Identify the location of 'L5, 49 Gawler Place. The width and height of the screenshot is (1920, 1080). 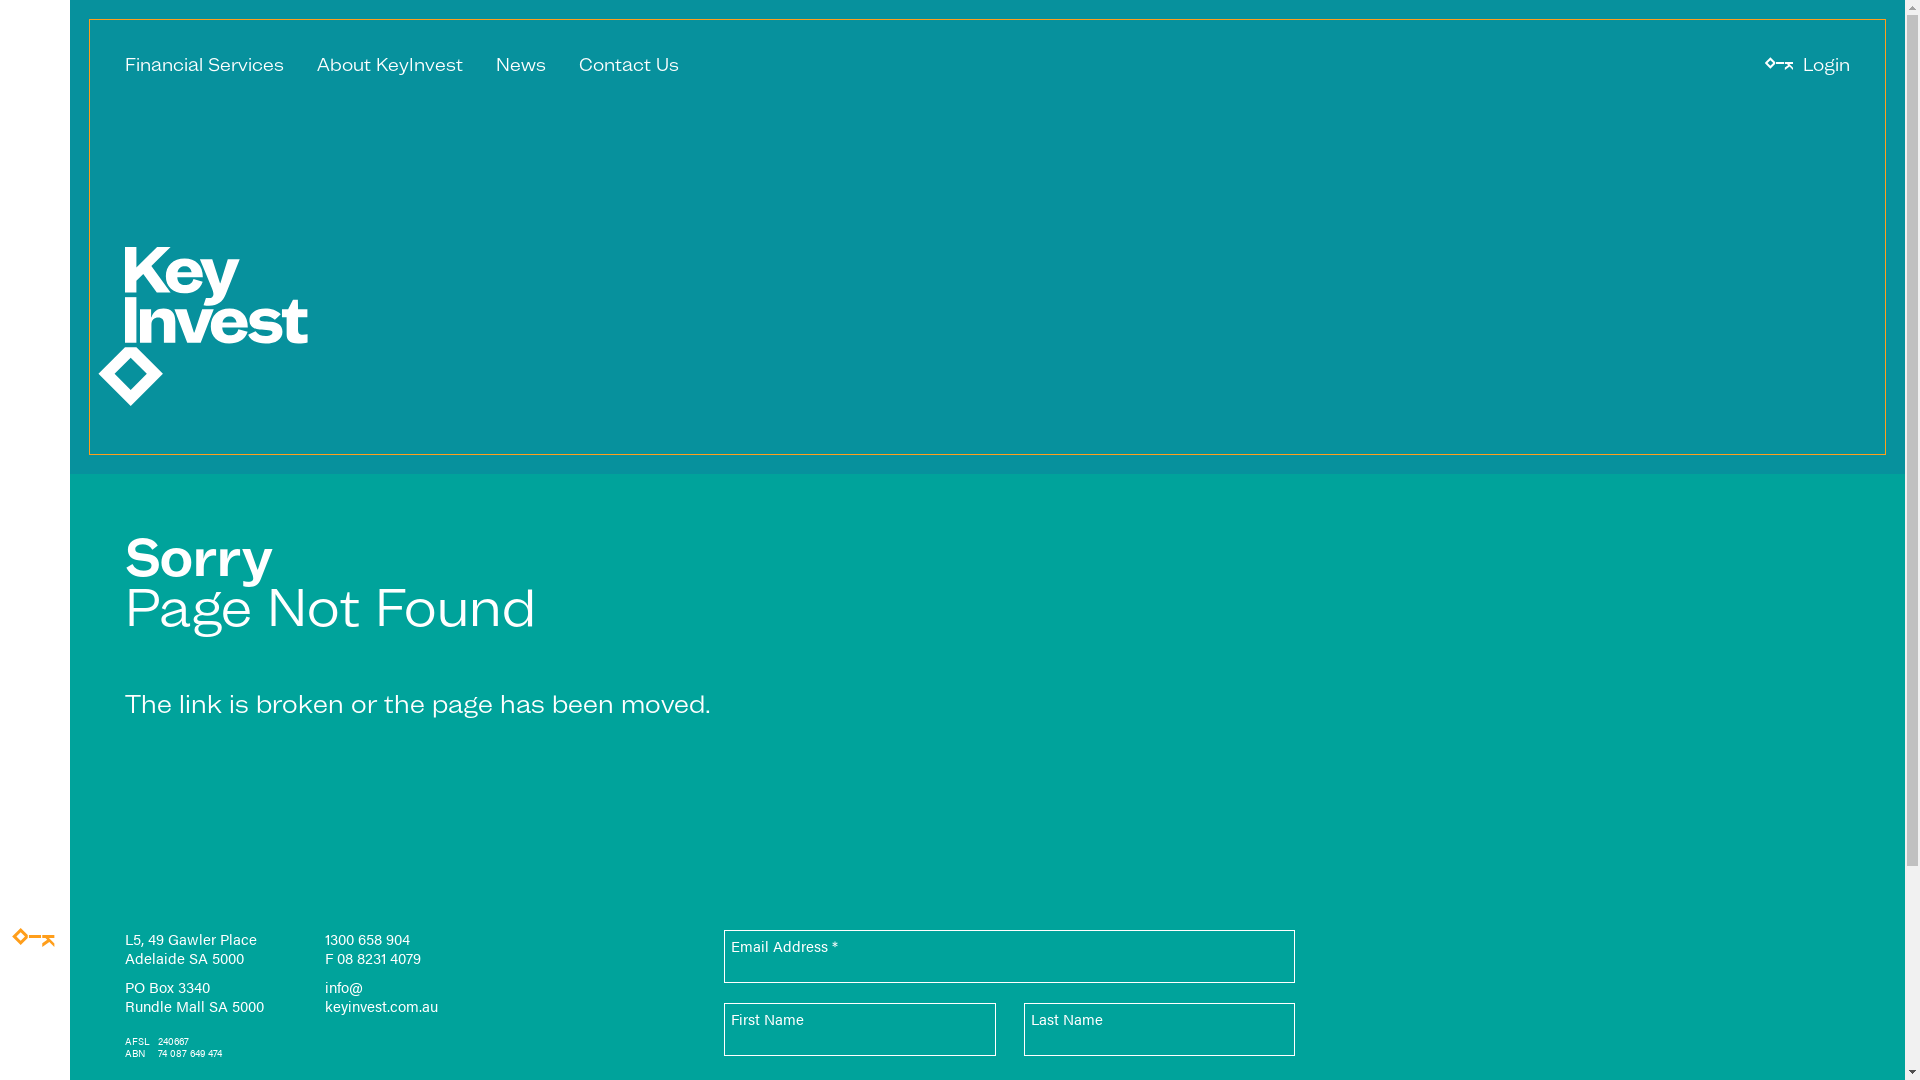
(123, 947).